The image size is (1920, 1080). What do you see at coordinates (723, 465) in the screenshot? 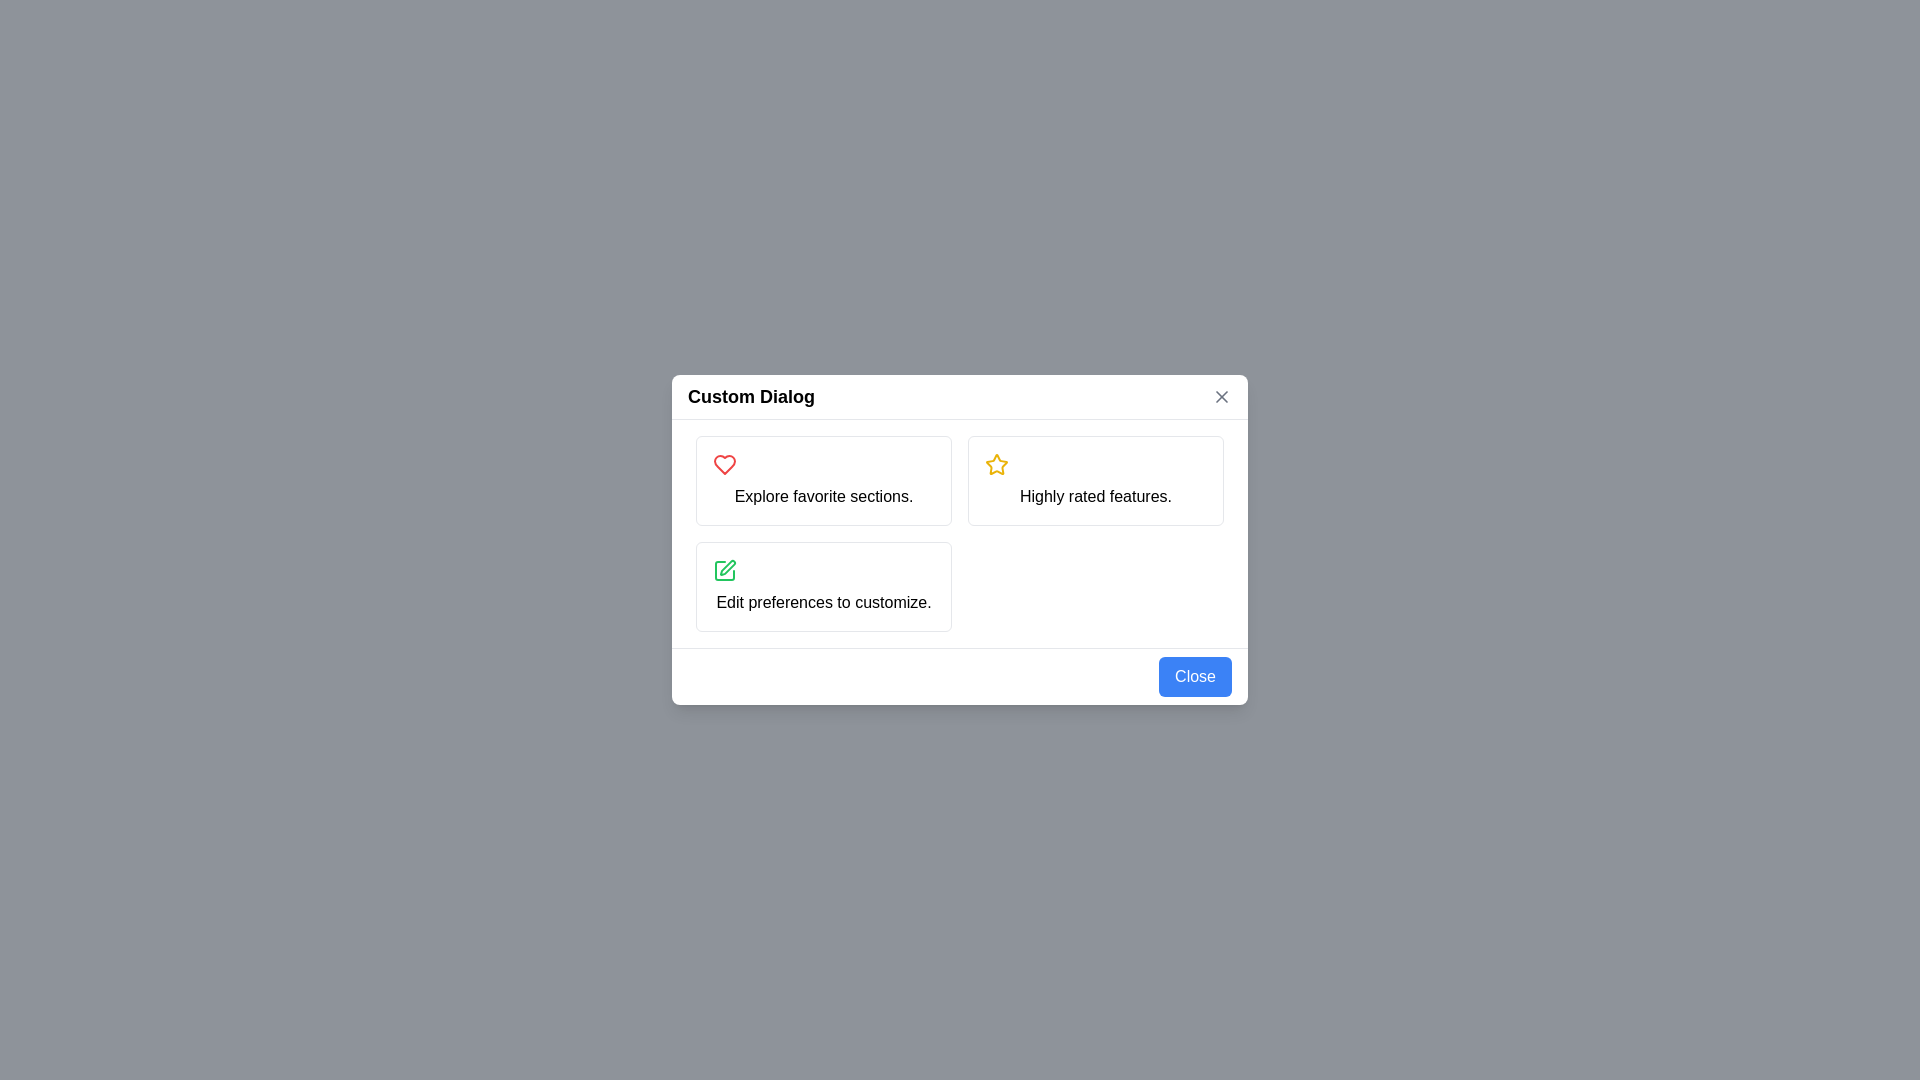
I see `the heart icon representing the 'Favorites' section, located in the top-left corner of the button grid in the dialog box` at bounding box center [723, 465].